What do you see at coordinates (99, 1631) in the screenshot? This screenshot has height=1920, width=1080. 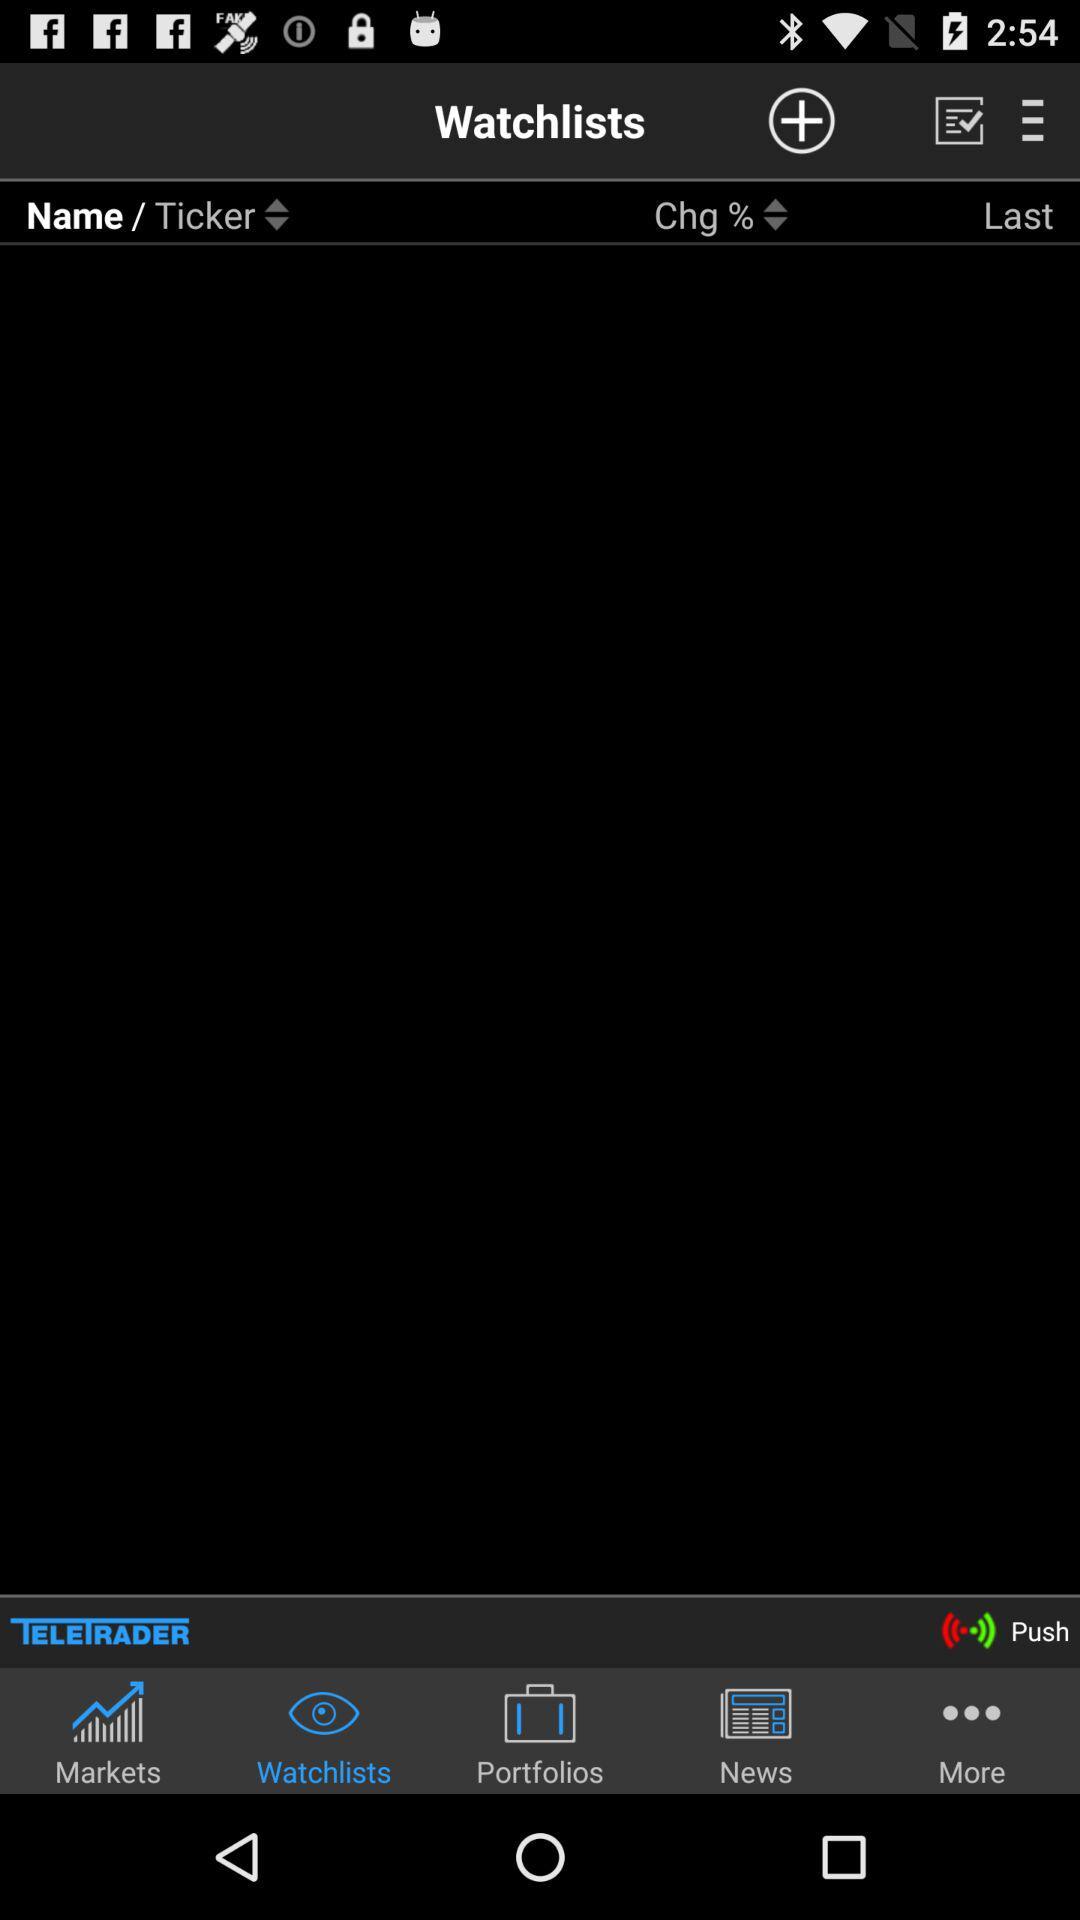 I see `app above markets app` at bounding box center [99, 1631].